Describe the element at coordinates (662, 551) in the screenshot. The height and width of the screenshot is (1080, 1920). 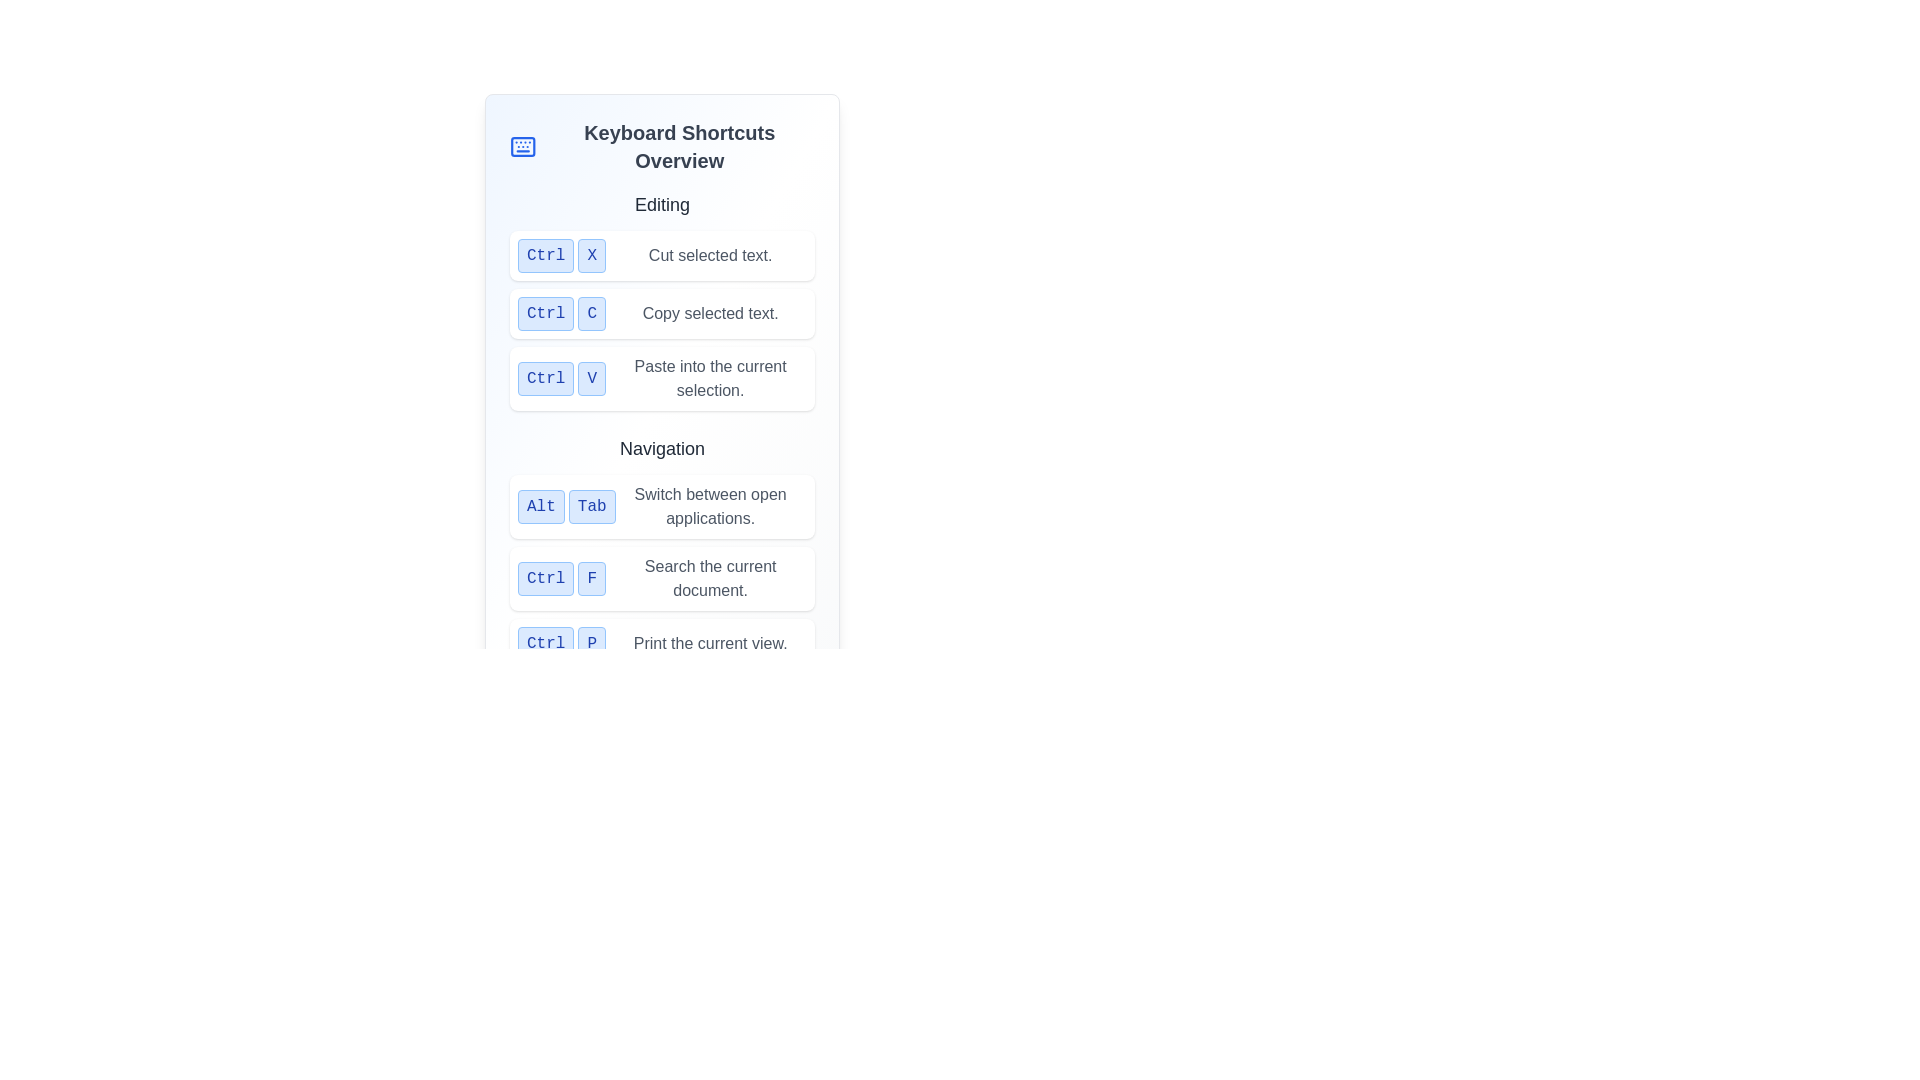
I see `the individual shortcut descriptions within the Instructional panel located in the 'Navigation' section of the Keyboard Shortcuts Overview` at that location.